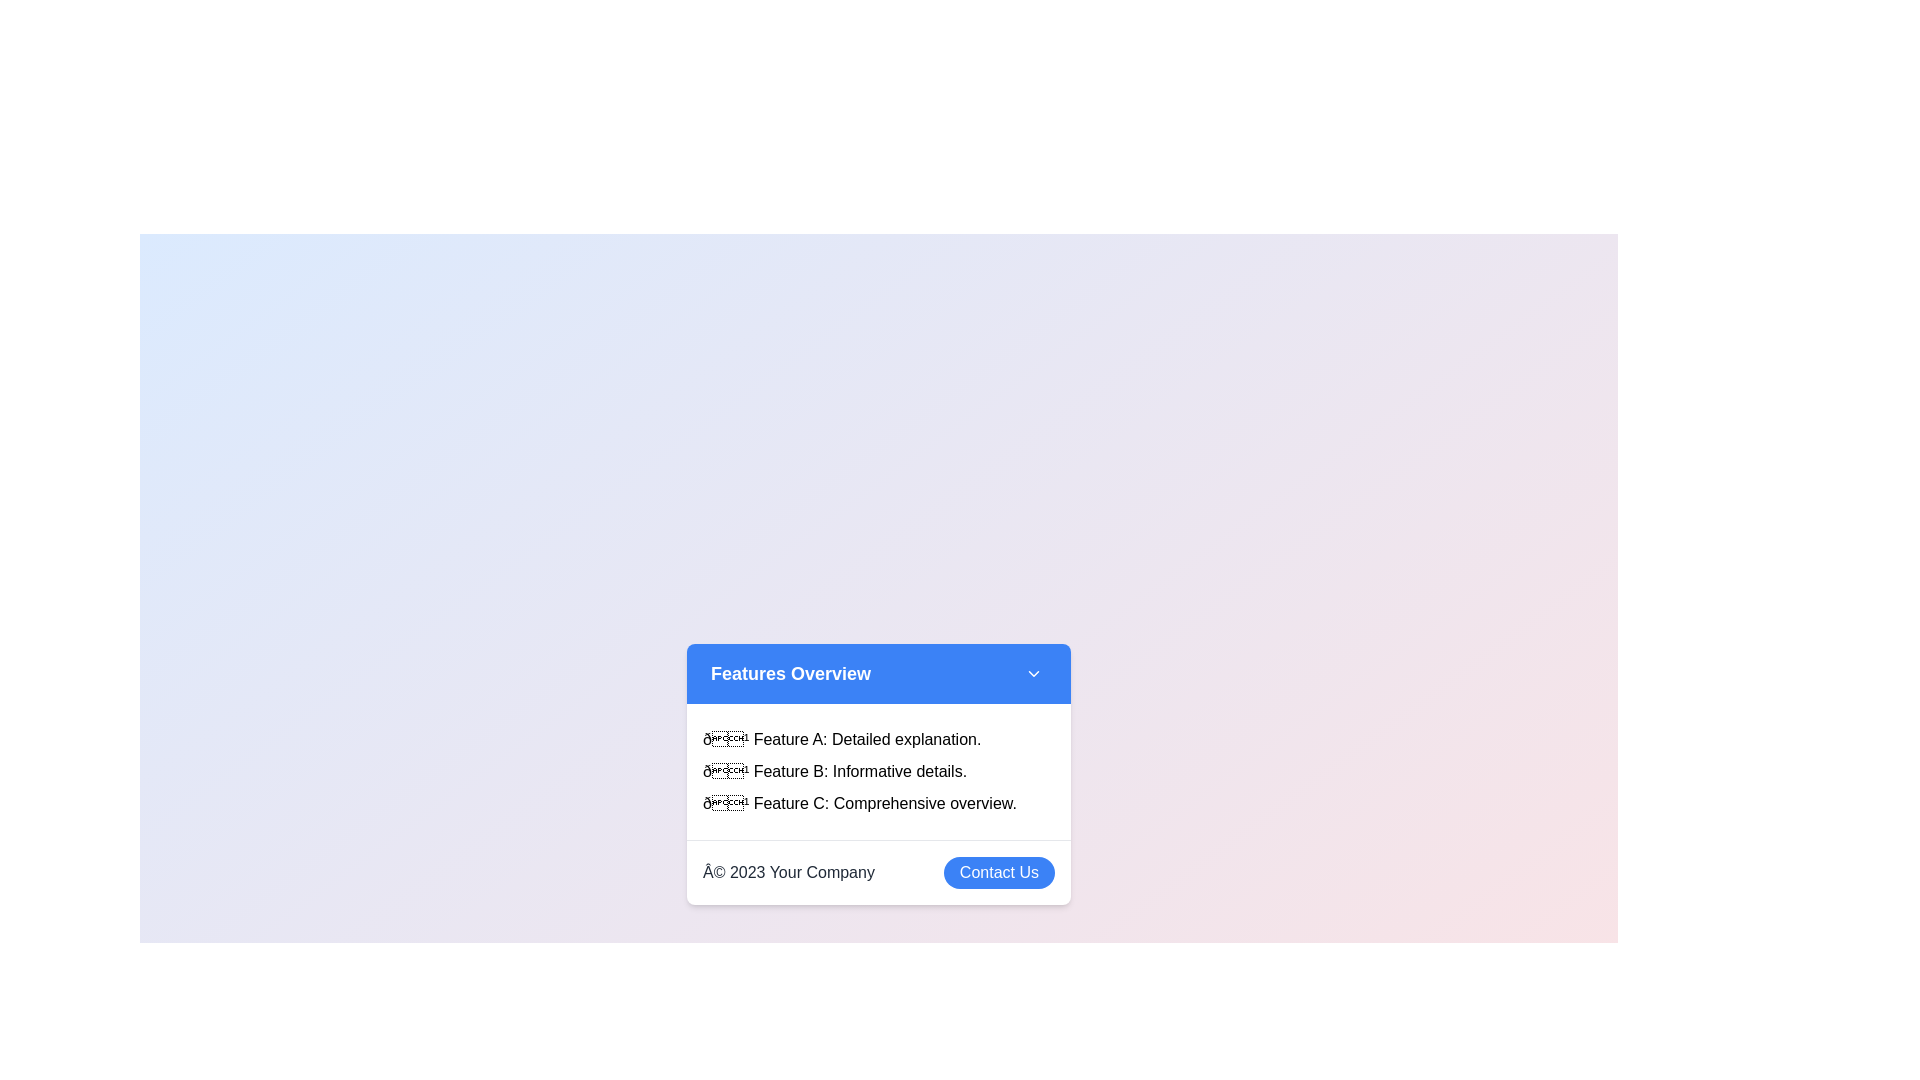 The image size is (1920, 1080). What do you see at coordinates (787, 871) in the screenshot?
I see `the copyright notice text label component located at the bottom-left corner of the footer section` at bounding box center [787, 871].